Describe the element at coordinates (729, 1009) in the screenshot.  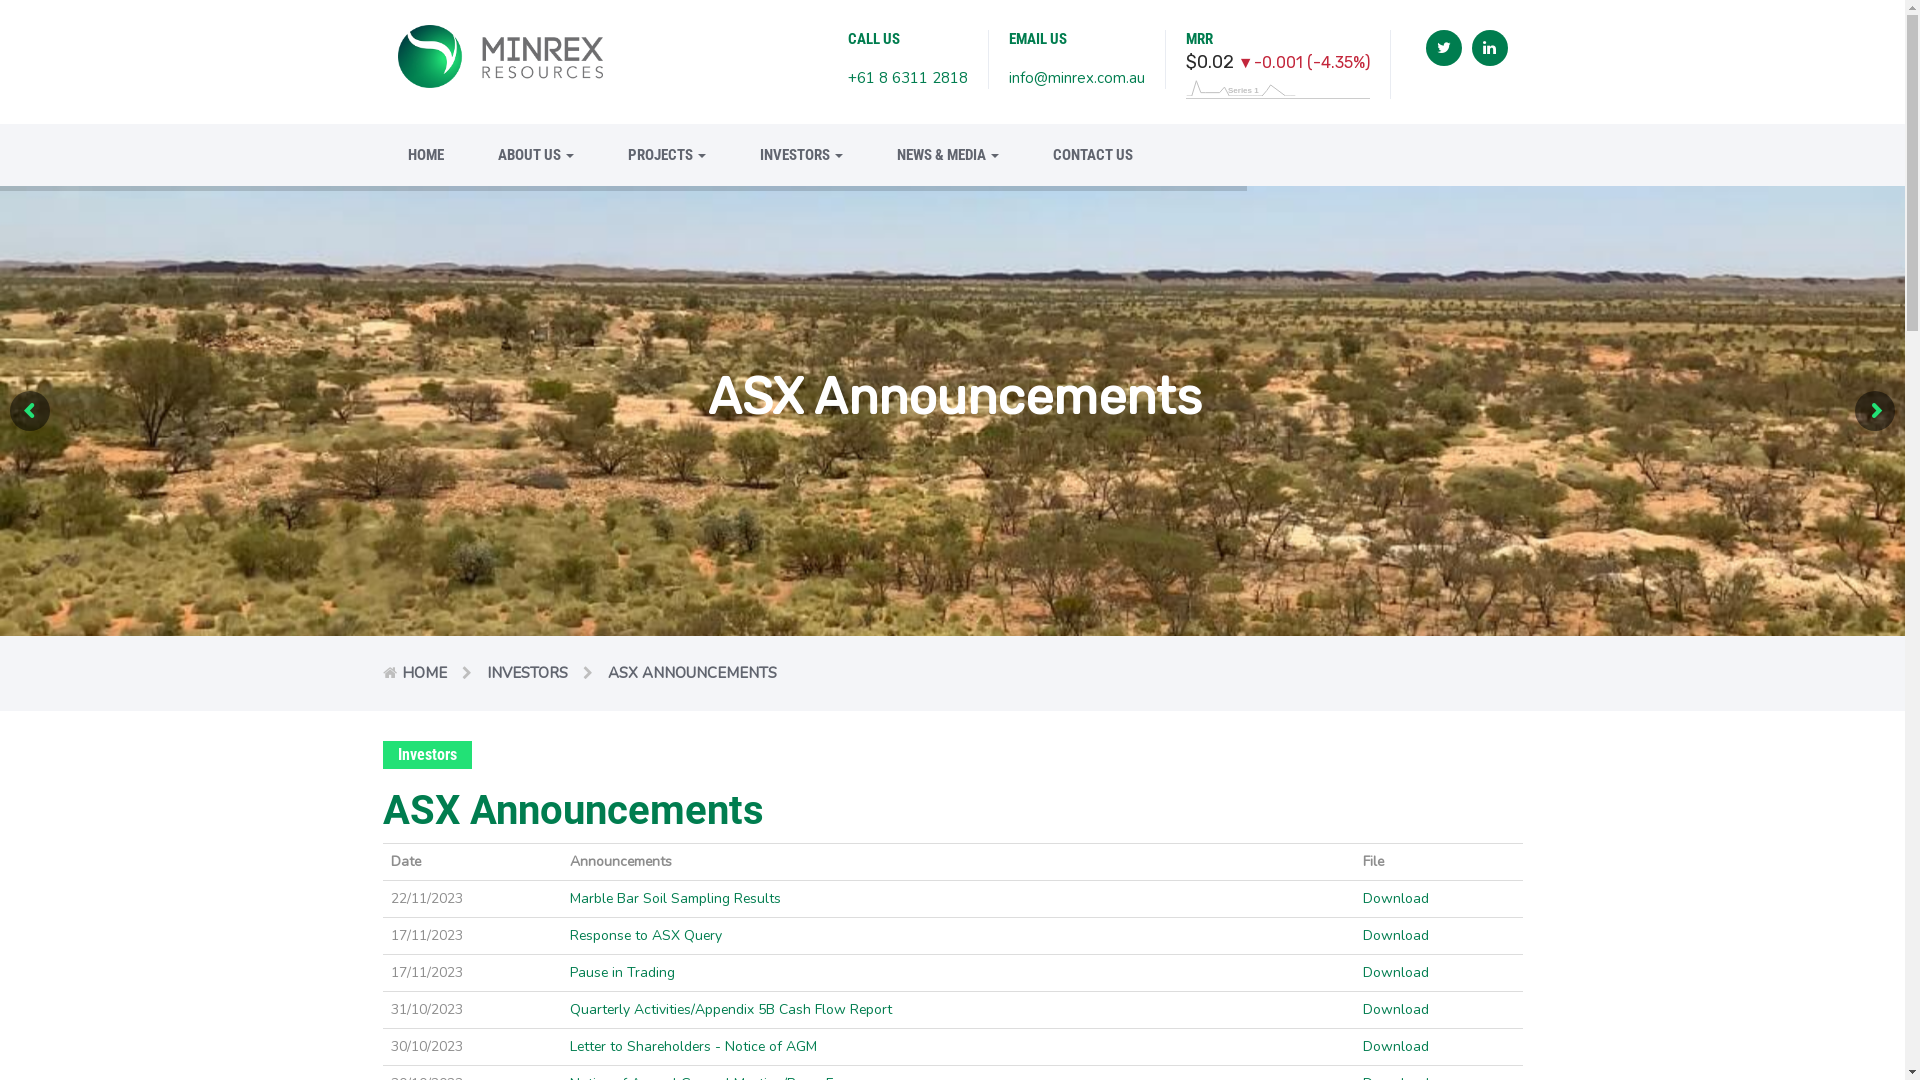
I see `'Quarterly Activities/Appendix 5B Cash Flow Report'` at that location.